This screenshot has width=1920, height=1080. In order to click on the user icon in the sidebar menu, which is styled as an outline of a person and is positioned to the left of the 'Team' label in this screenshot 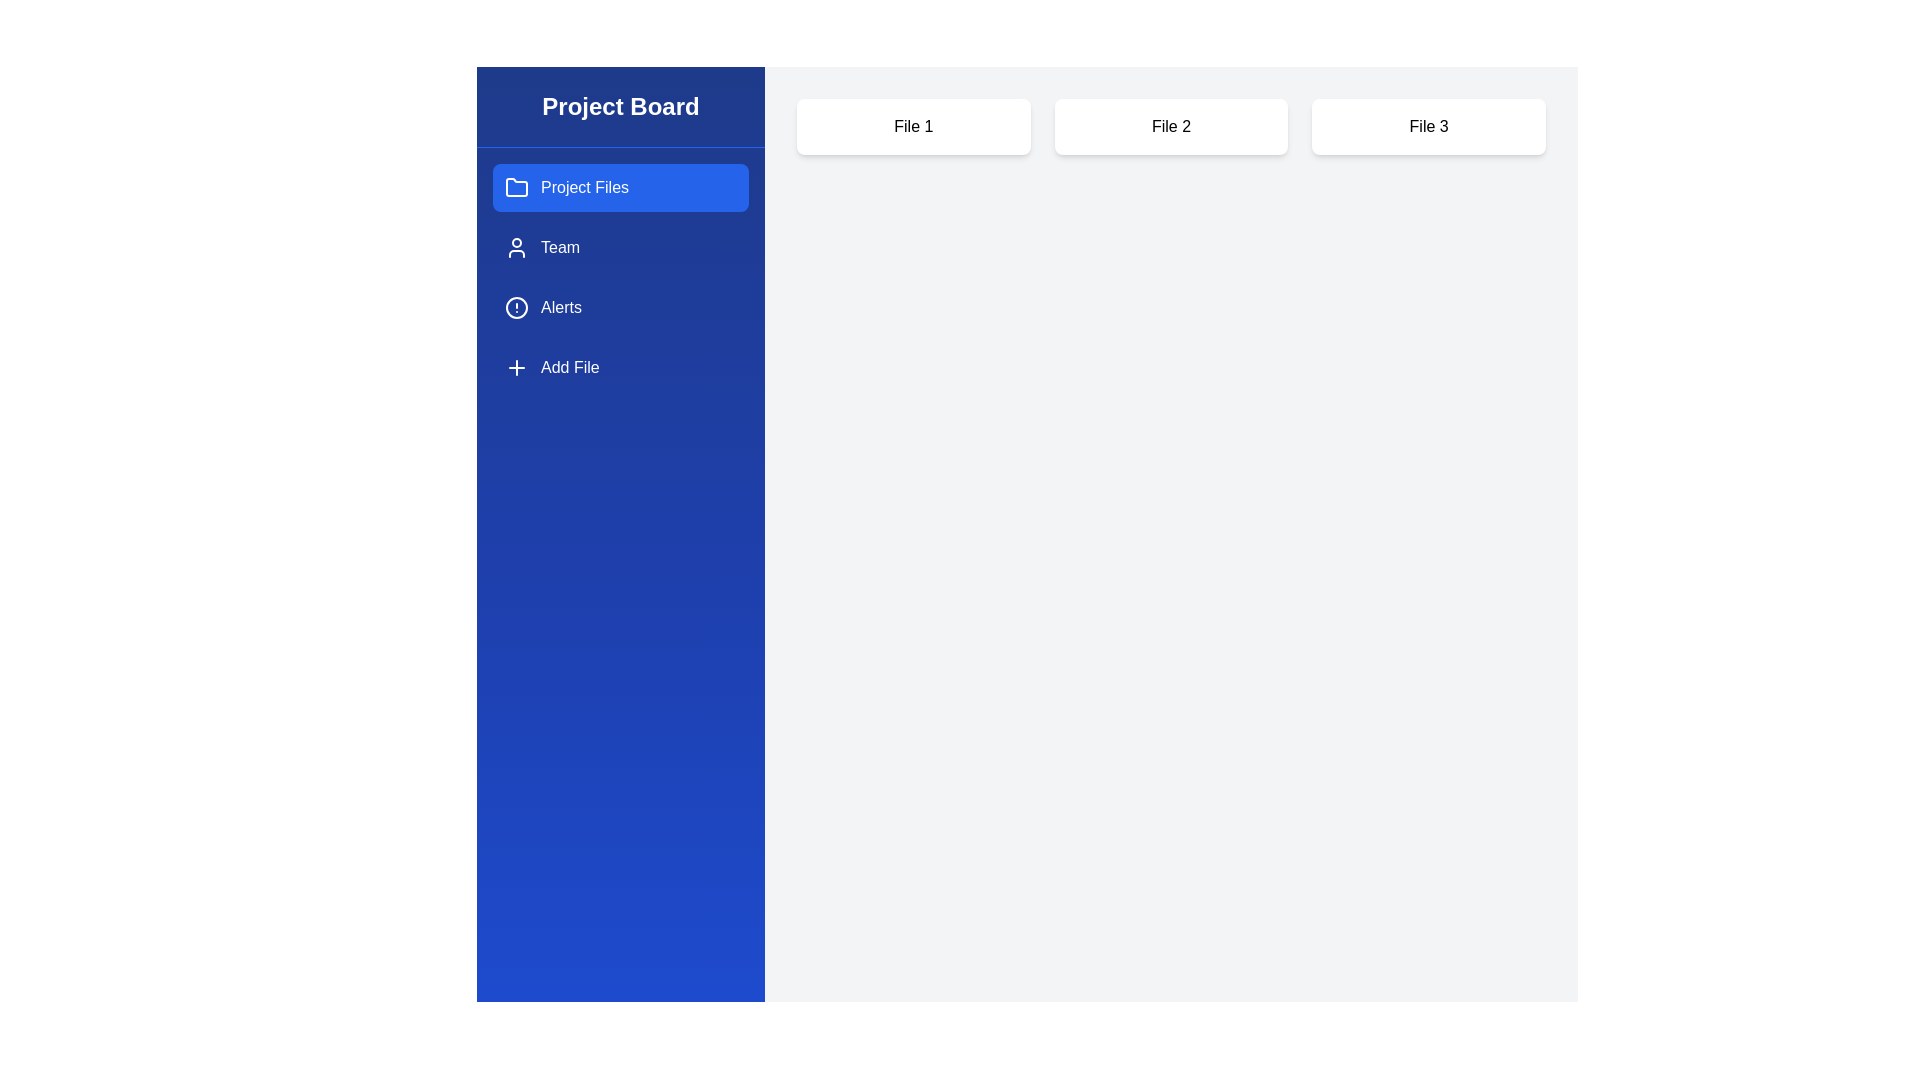, I will do `click(517, 246)`.